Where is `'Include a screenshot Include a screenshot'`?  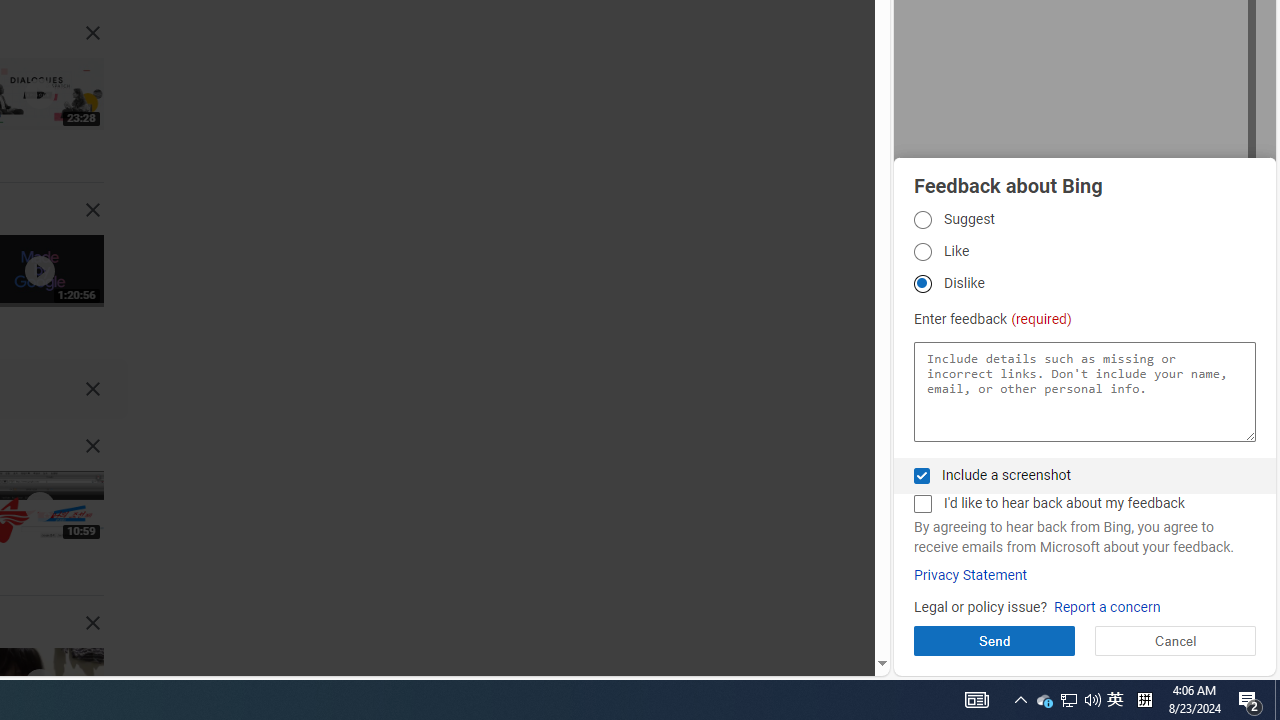 'Include a screenshot Include a screenshot' is located at coordinates (921, 475).